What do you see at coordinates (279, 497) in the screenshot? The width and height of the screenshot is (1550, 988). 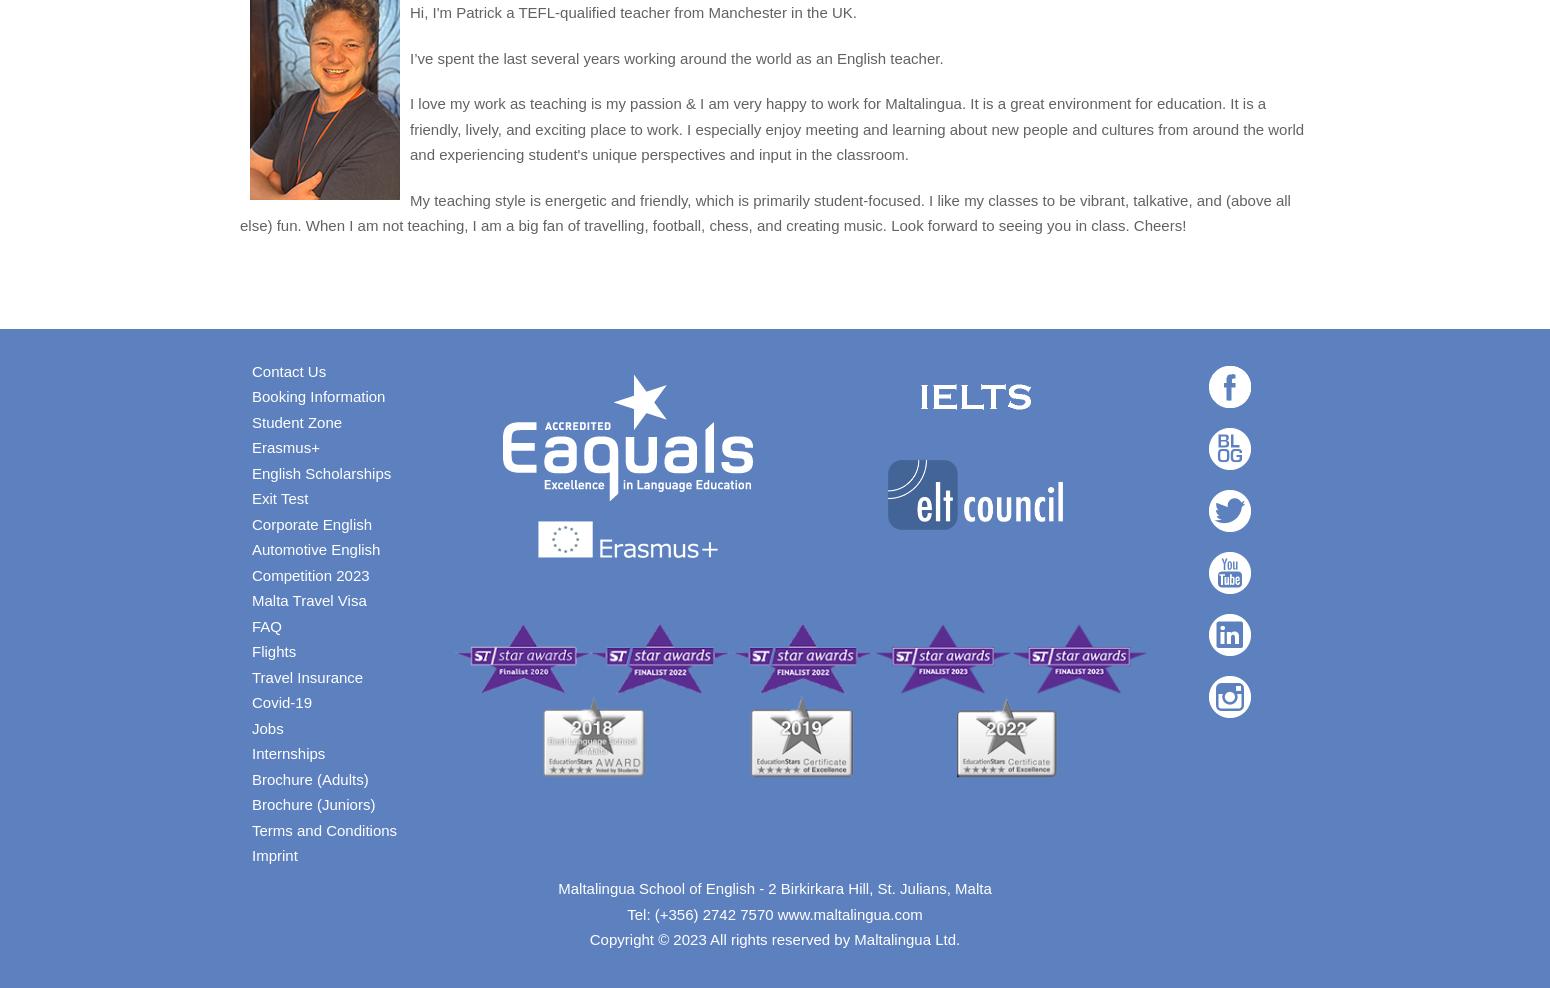 I see `'Exit Test'` at bounding box center [279, 497].